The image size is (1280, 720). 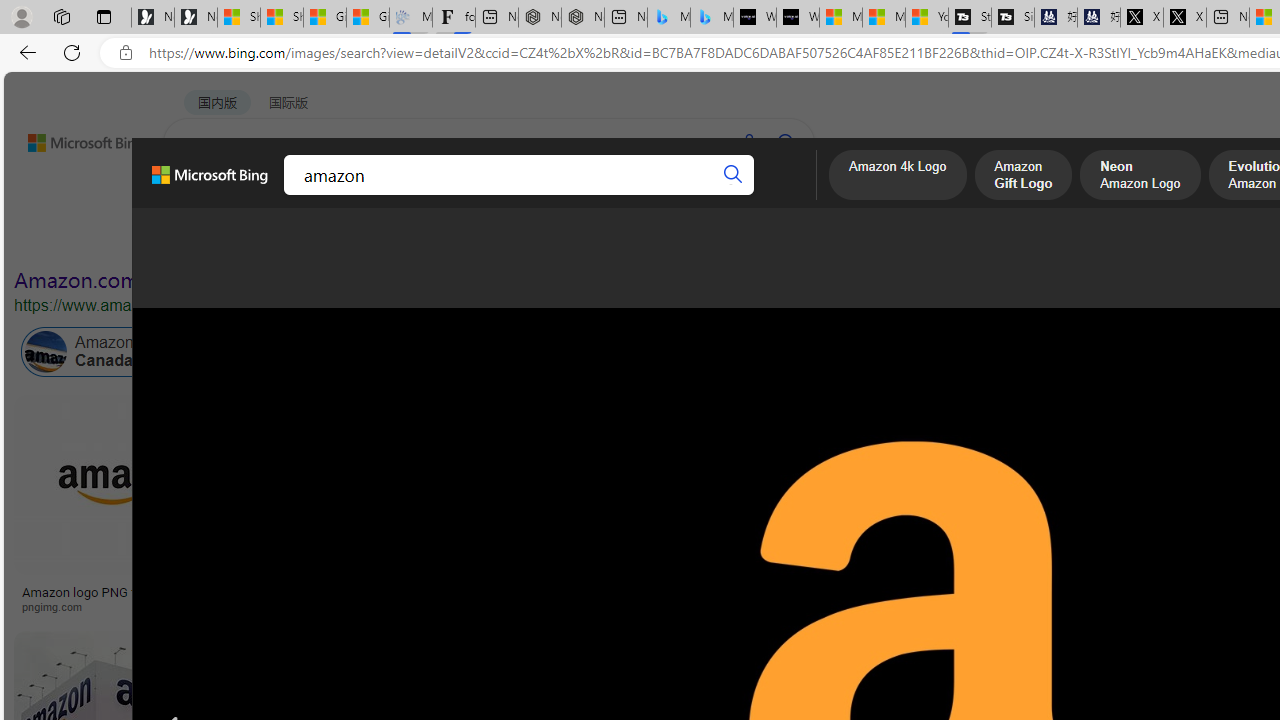 What do you see at coordinates (201, 195) in the screenshot?
I see `'WEB'` at bounding box center [201, 195].